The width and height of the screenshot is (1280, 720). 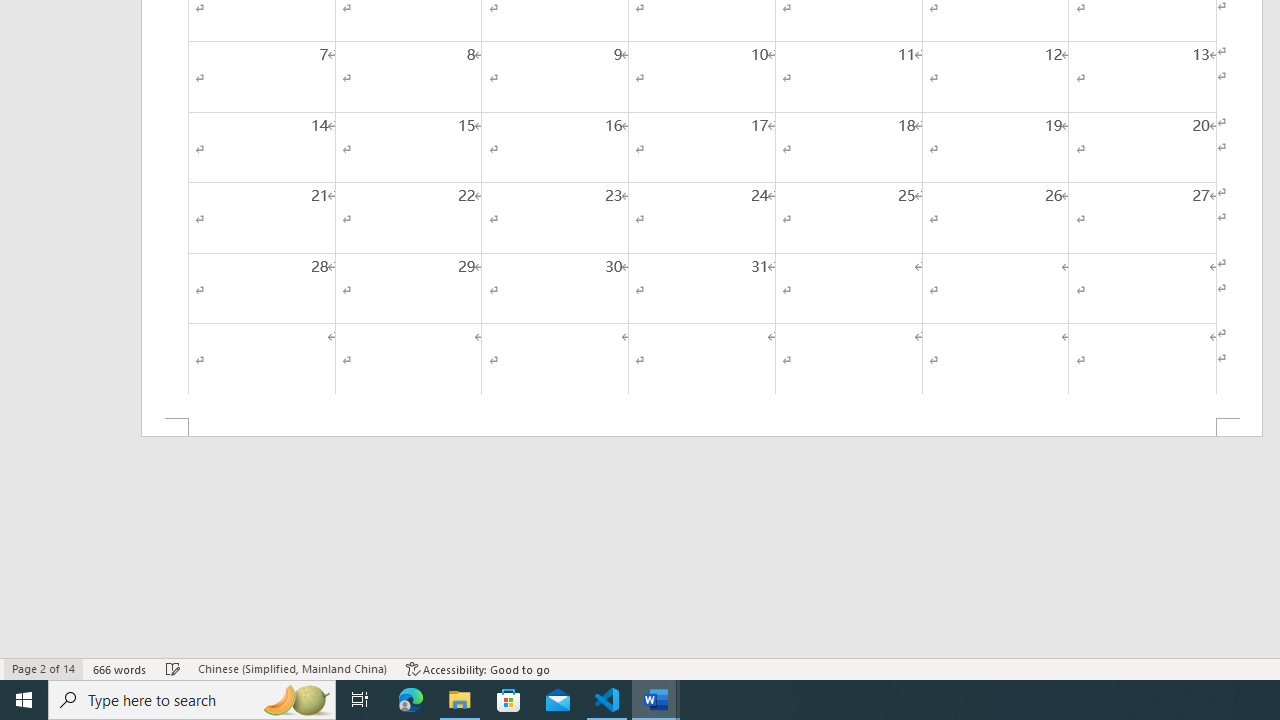 I want to click on 'Accessibility Checker Accessibility: Good to go', so click(x=477, y=669).